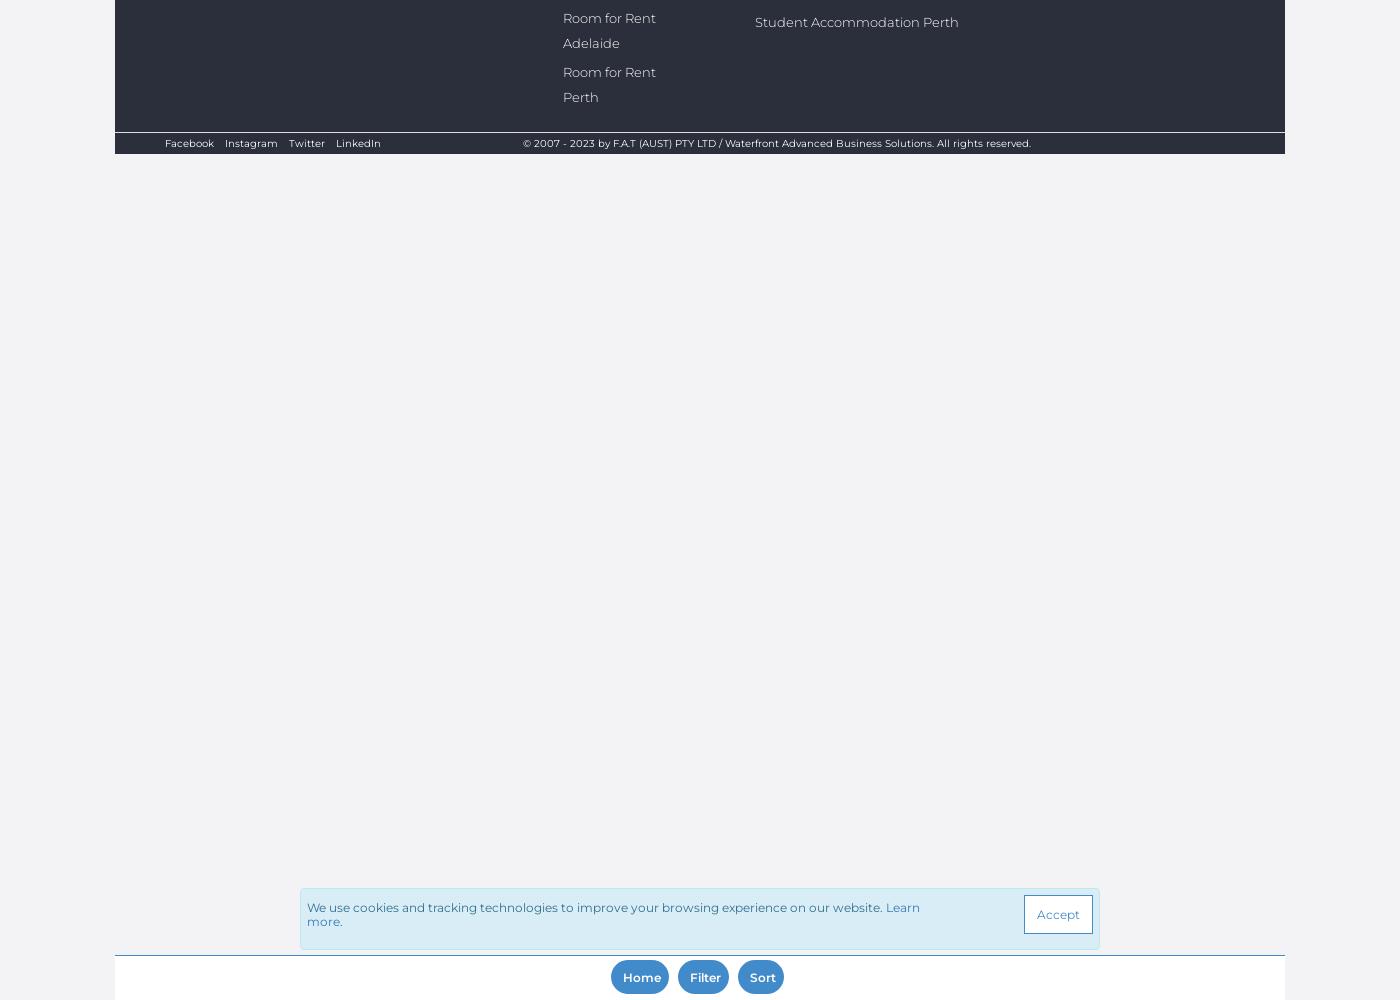  I want to click on 'Student Accommodation Perth', so click(855, 22).